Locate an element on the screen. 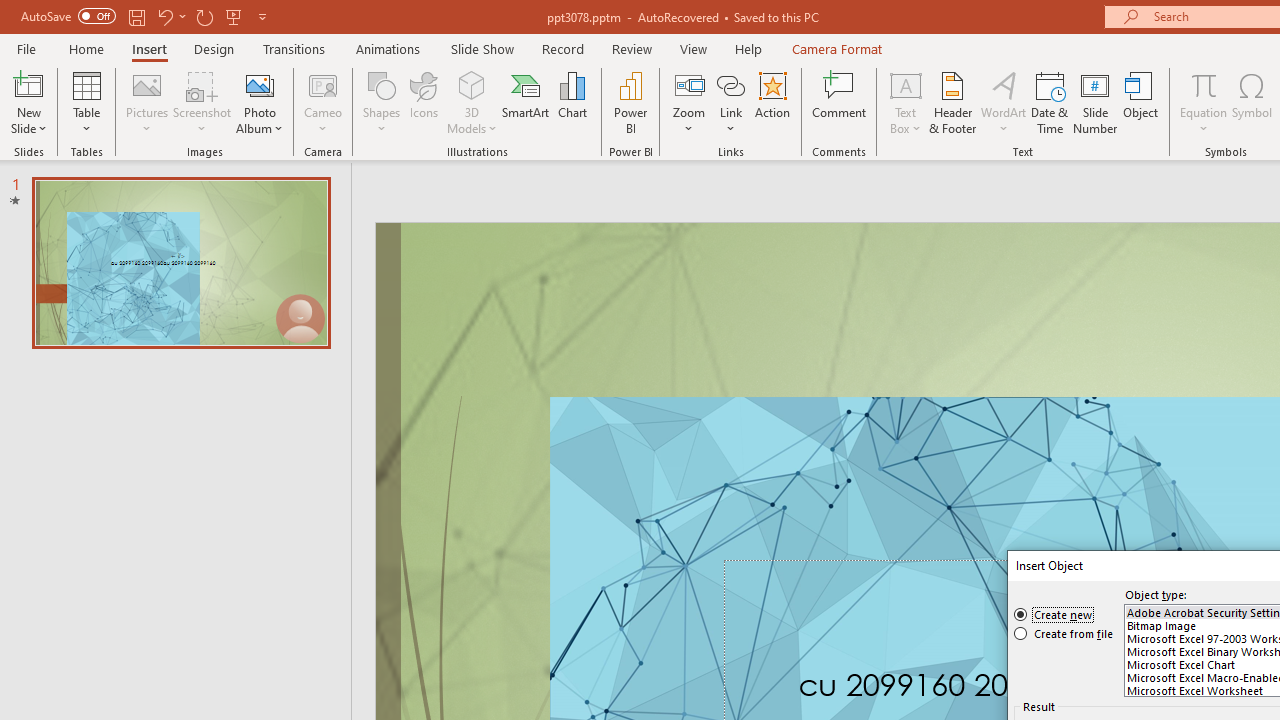 The image size is (1280, 720). 'Create from file' is located at coordinates (1063, 633).